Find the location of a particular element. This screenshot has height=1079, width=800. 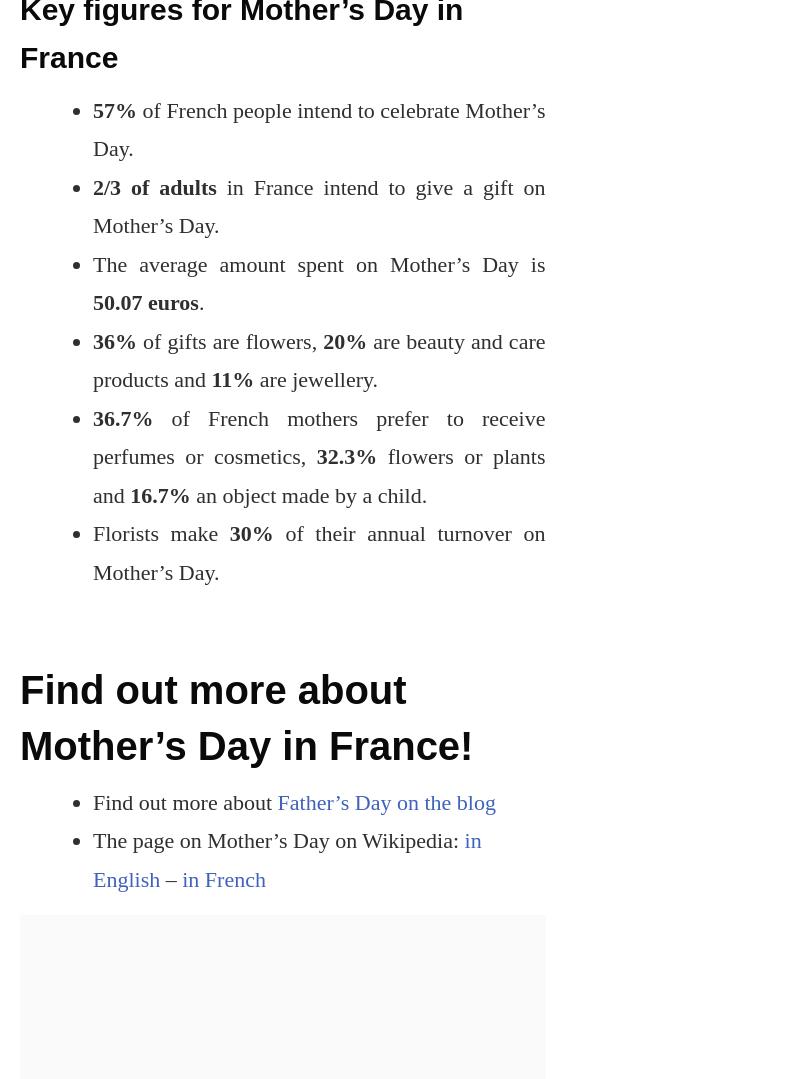

'16.7%' is located at coordinates (160, 493).